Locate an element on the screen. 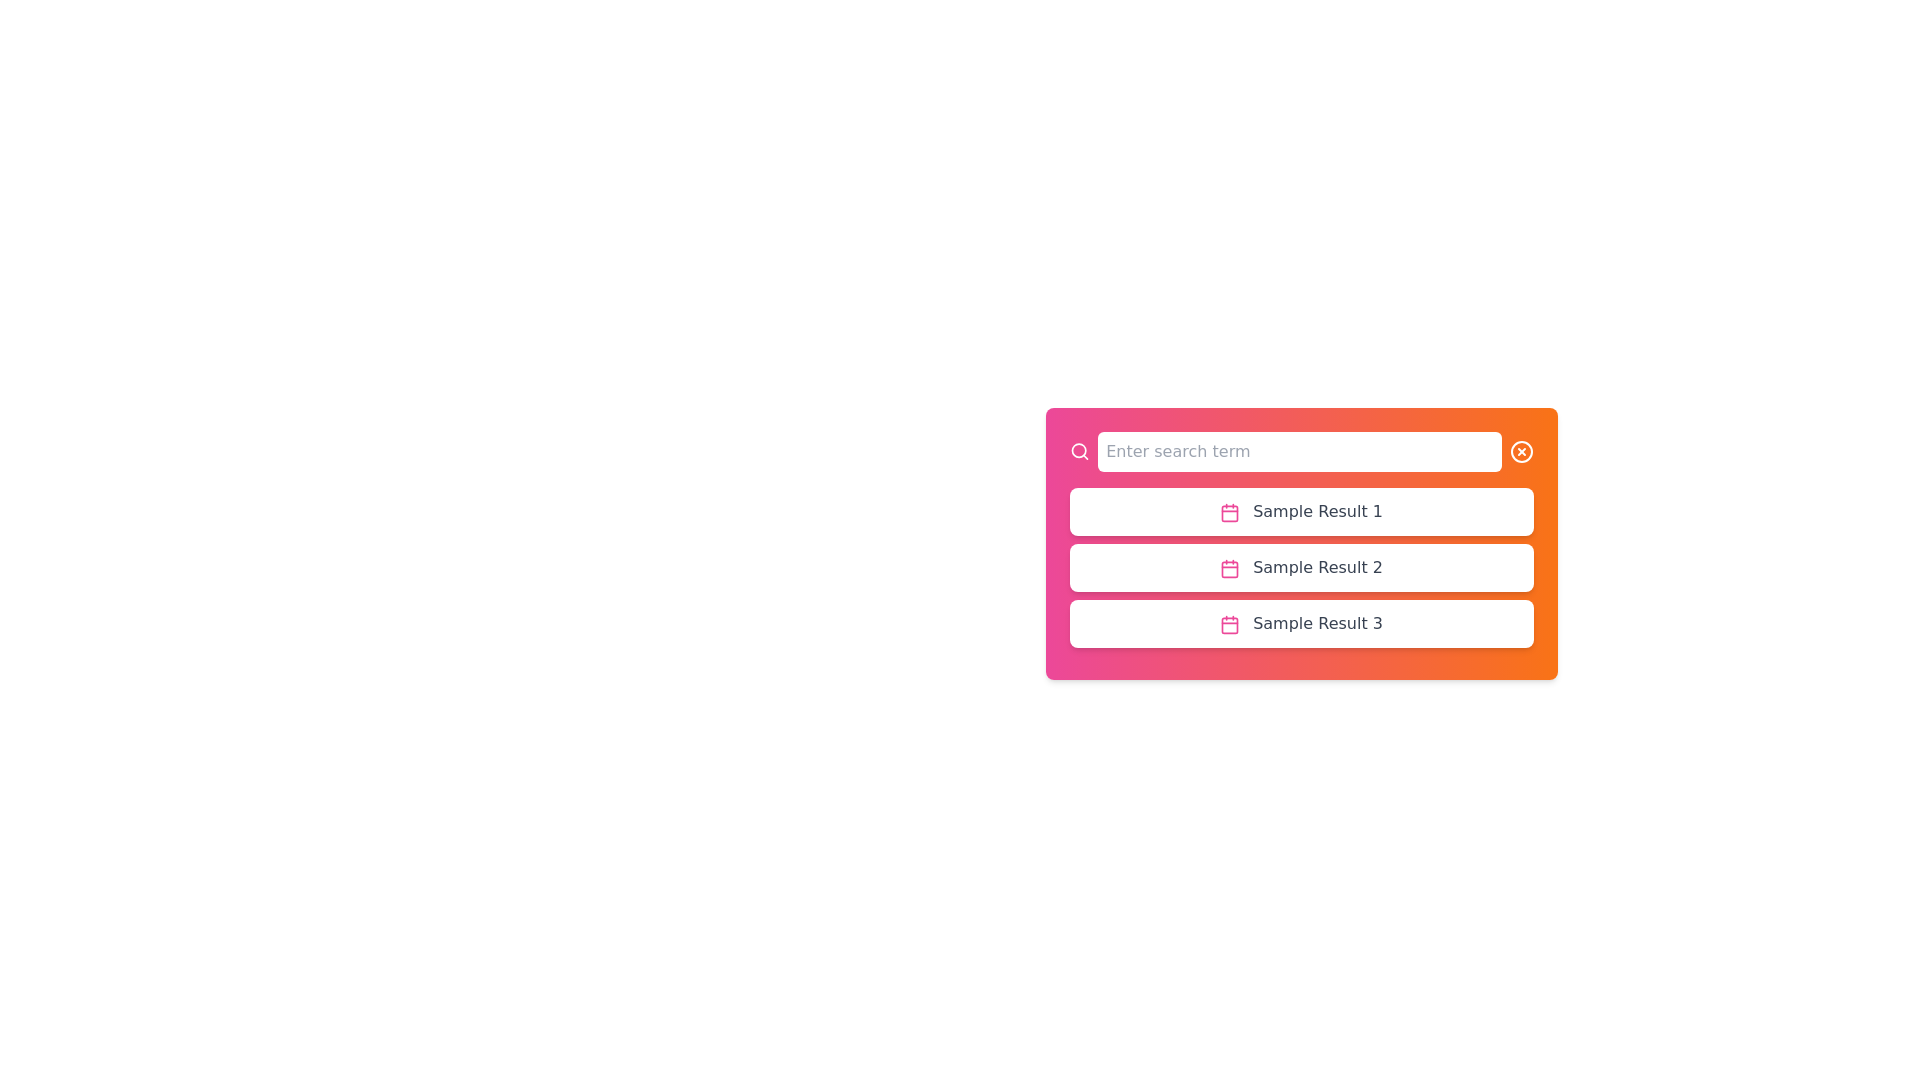  the small pink calendar icon with rounded edges located to the left of the text 'Sample Result 1' in the search results list is located at coordinates (1229, 511).